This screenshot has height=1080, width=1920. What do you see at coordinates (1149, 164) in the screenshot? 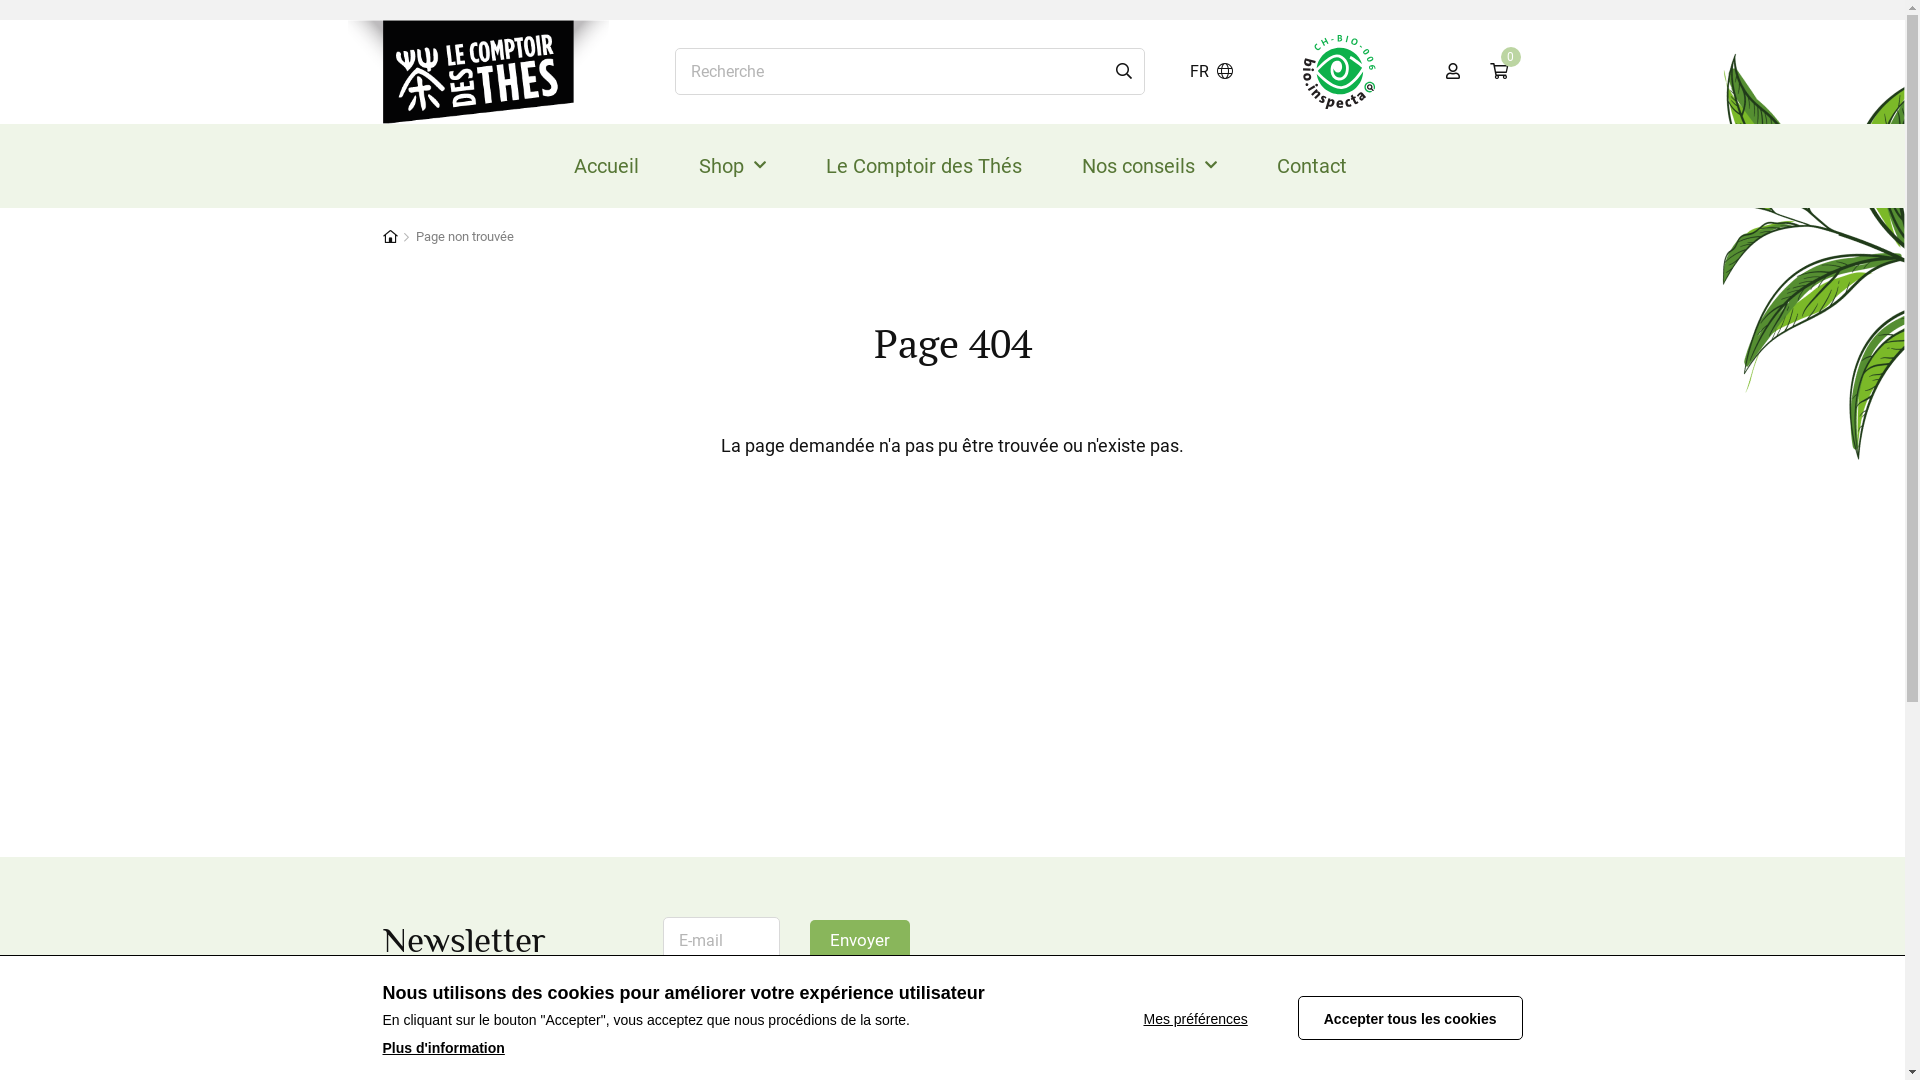
I see `'Nos conseils'` at bounding box center [1149, 164].